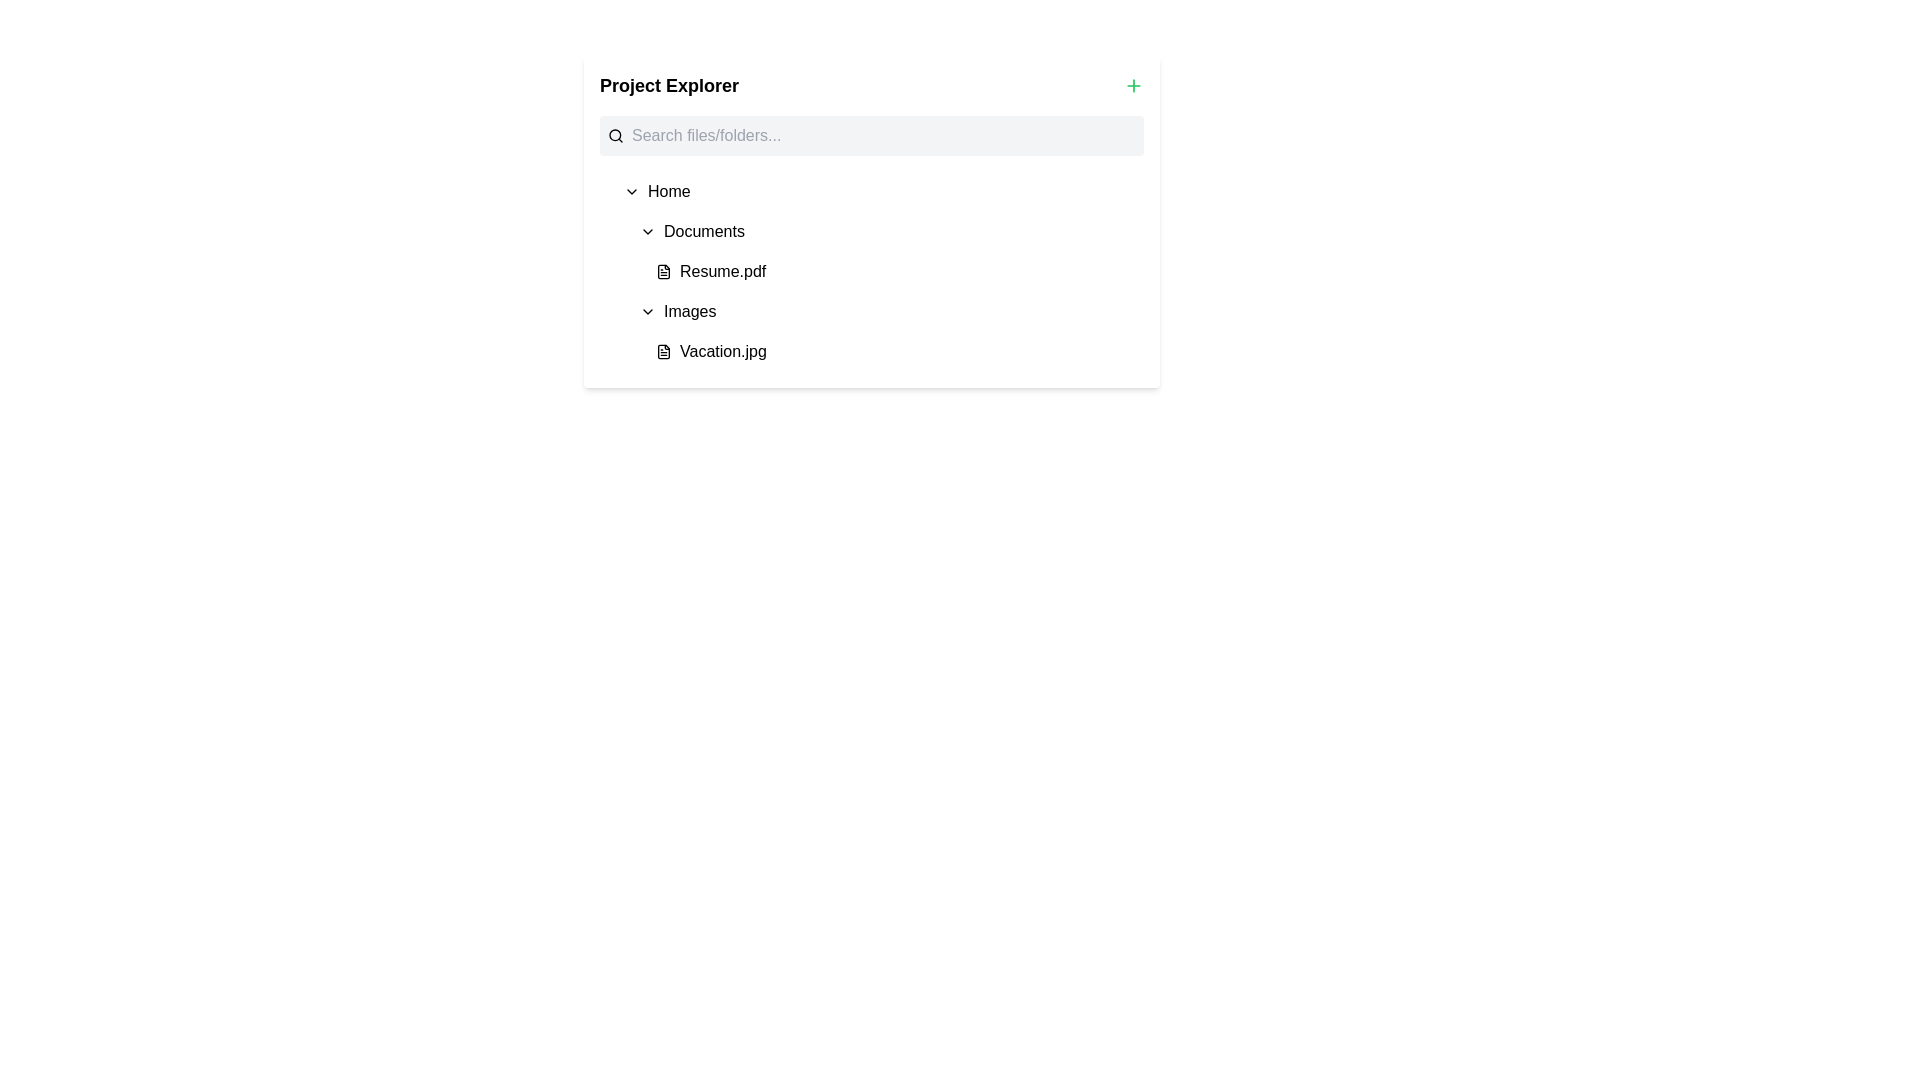  I want to click on the 'Documents' list item in the navigation tree for keyboard navigation, so click(887, 230).